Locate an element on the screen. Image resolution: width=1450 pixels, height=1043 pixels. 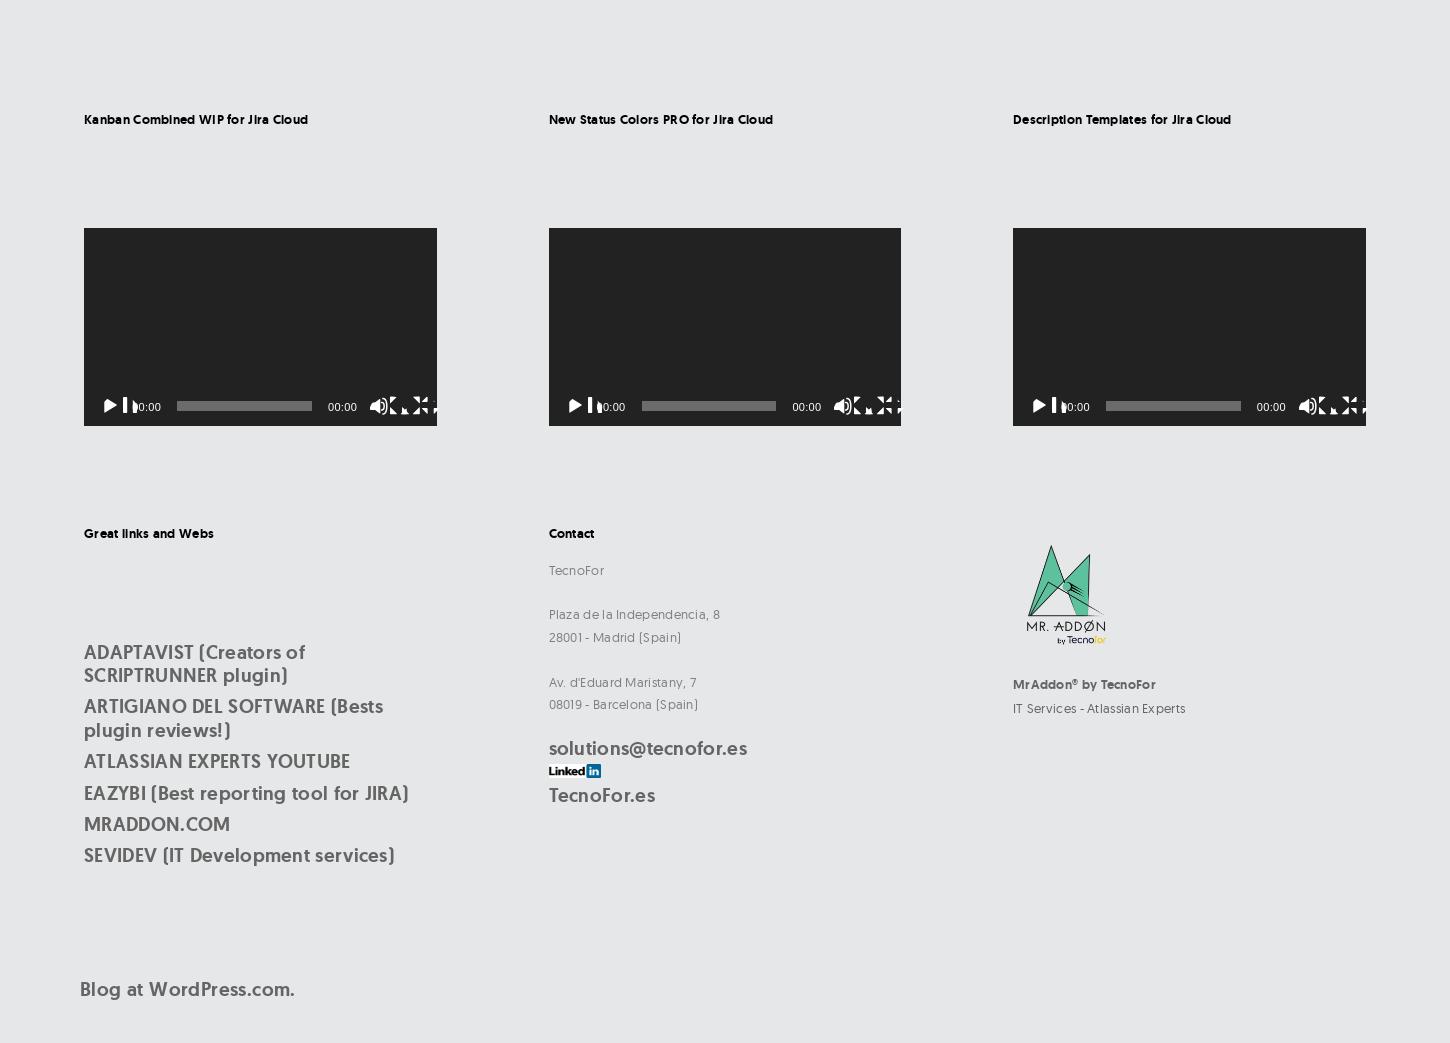
'TecnoFor.es' is located at coordinates (601, 793).